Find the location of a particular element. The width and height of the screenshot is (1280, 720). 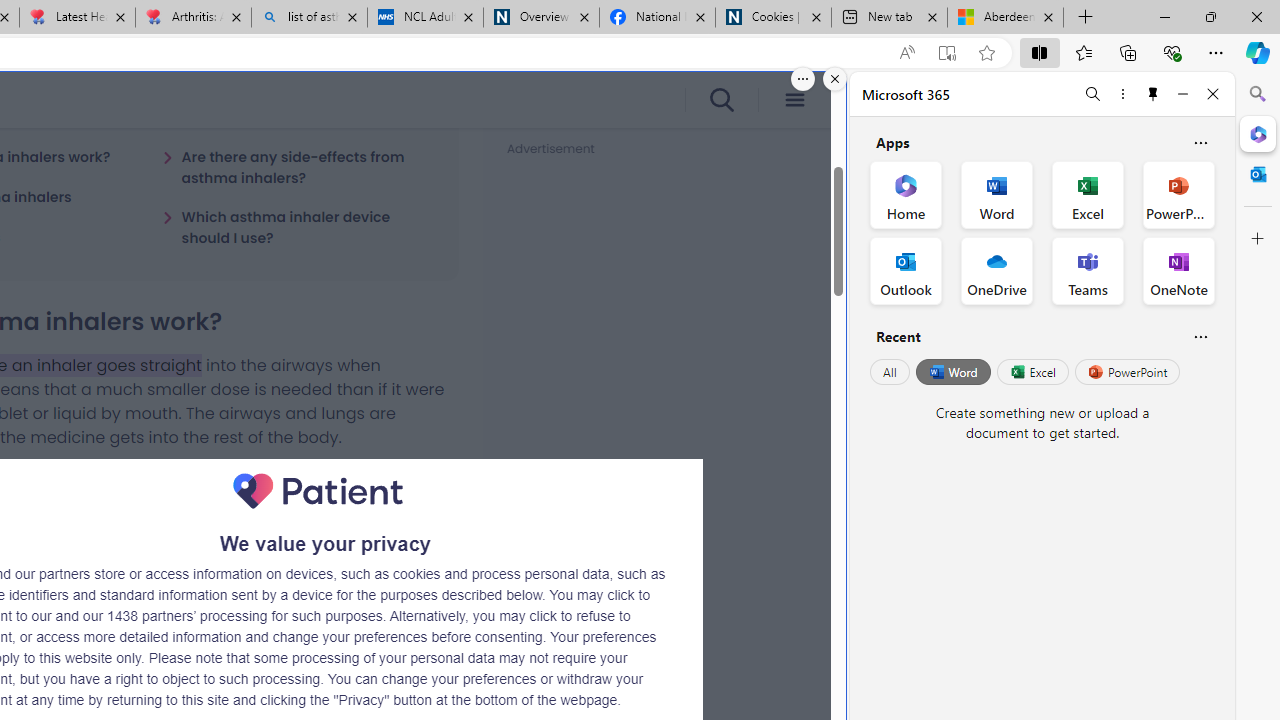

'OneDrive Office App' is located at coordinates (997, 271).